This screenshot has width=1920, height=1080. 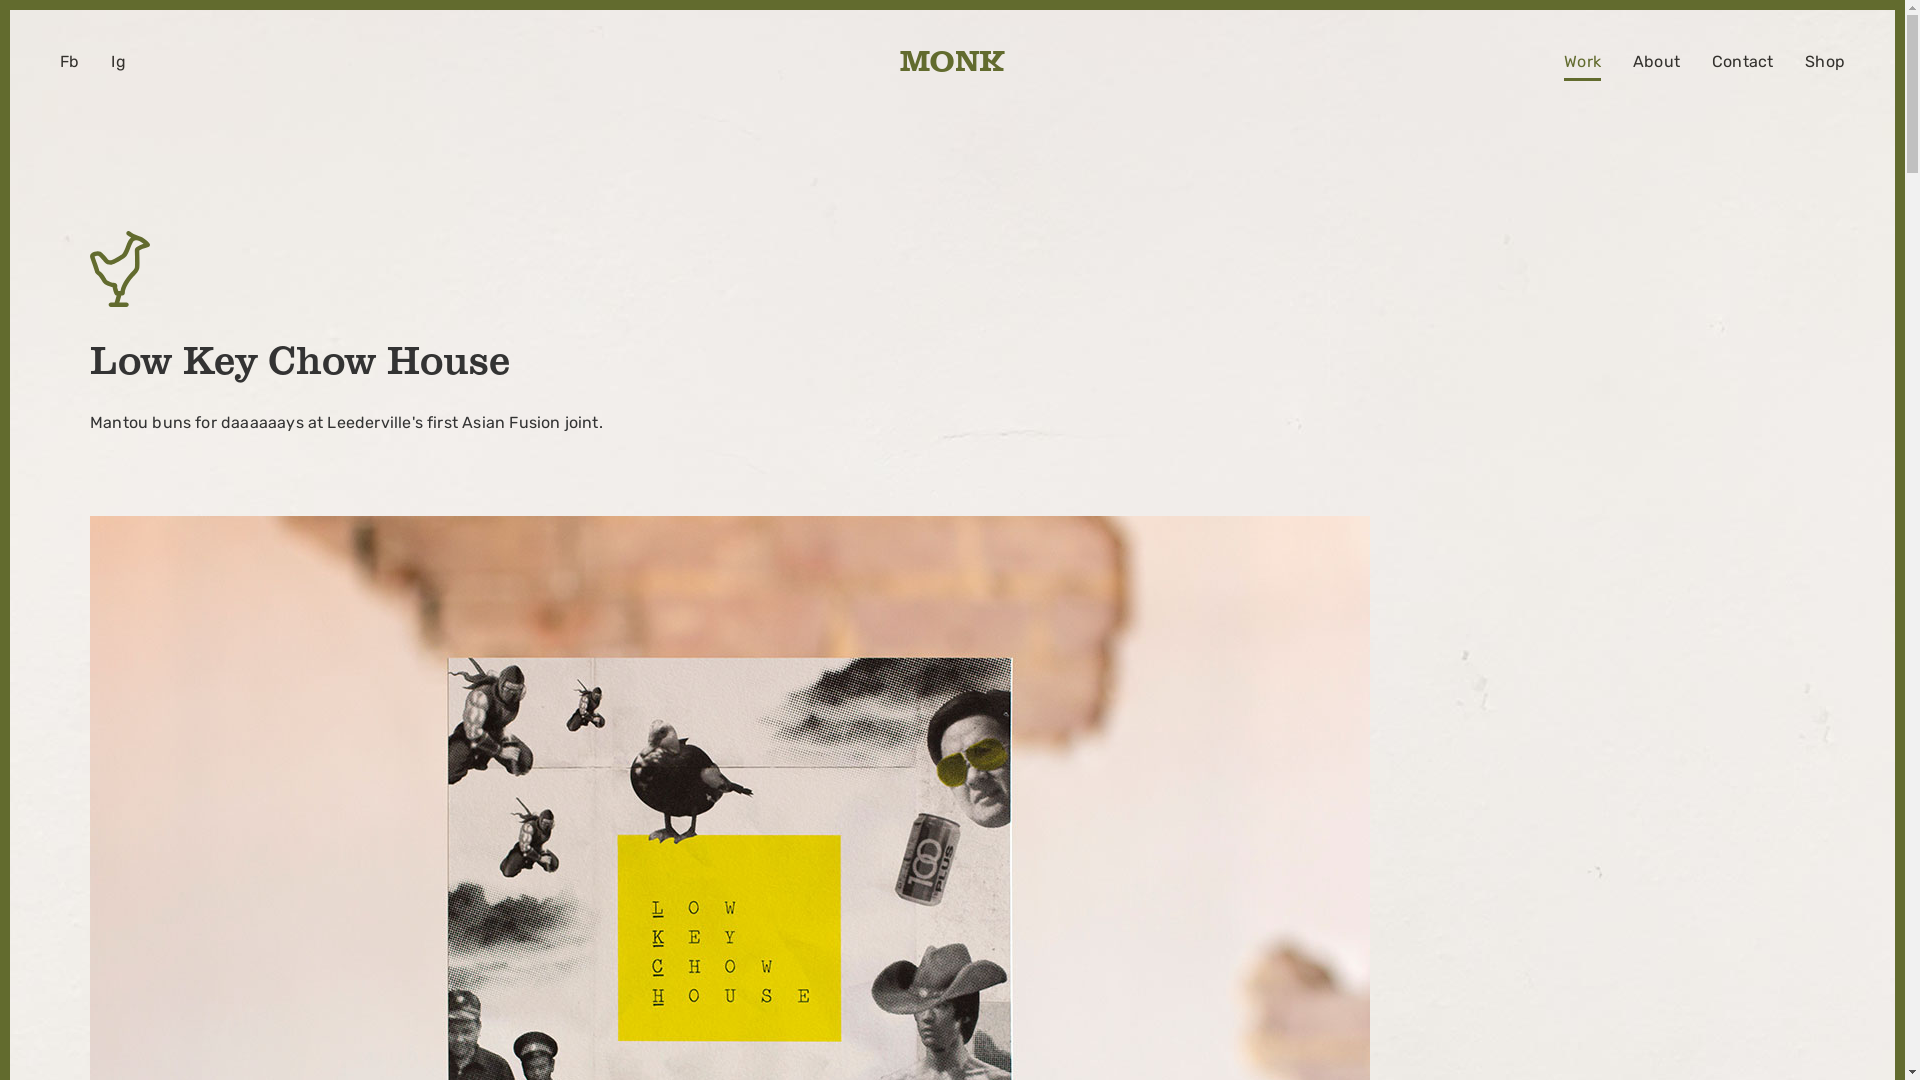 What do you see at coordinates (69, 64) in the screenshot?
I see `'Fb'` at bounding box center [69, 64].